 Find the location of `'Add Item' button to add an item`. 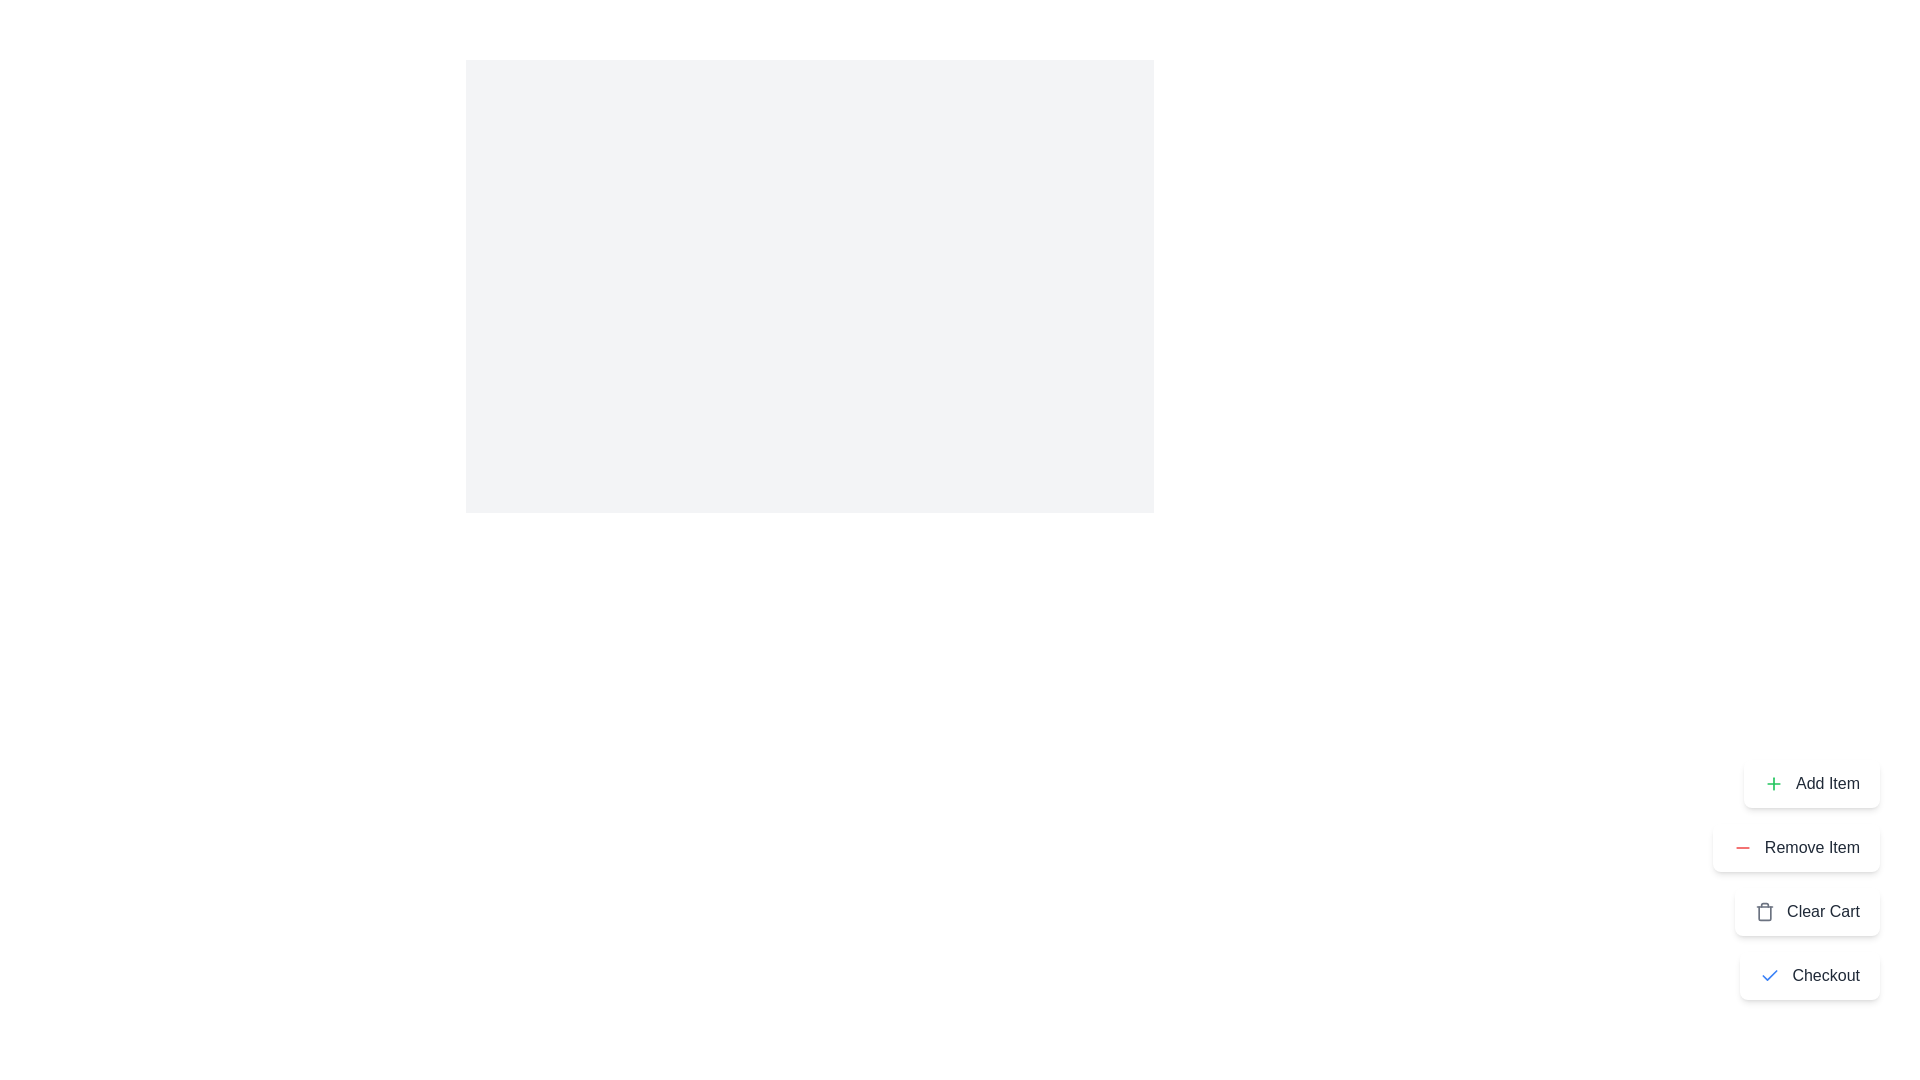

'Add Item' button to add an item is located at coordinates (1811, 782).